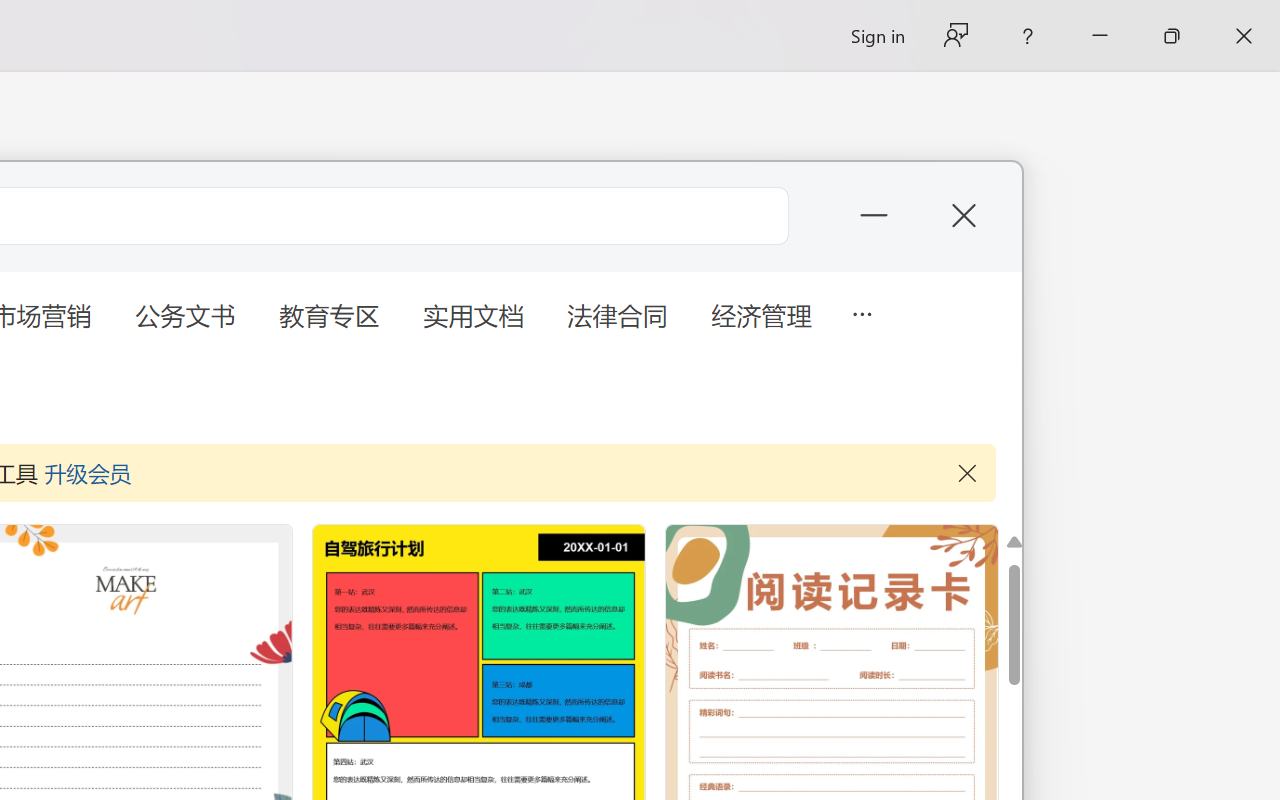  Describe the element at coordinates (861, 311) in the screenshot. I see `'5 more tabs'` at that location.